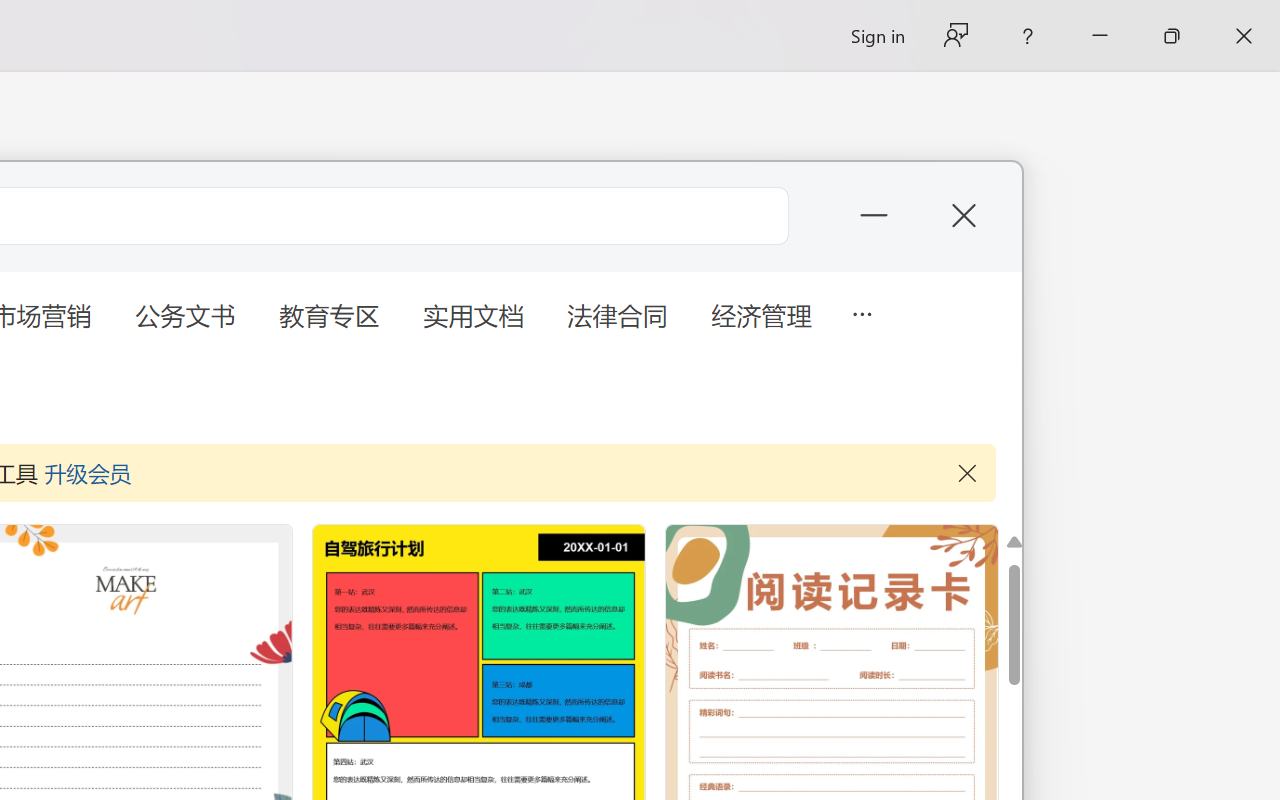  Describe the element at coordinates (861, 311) in the screenshot. I see `'5 more tabs'` at that location.